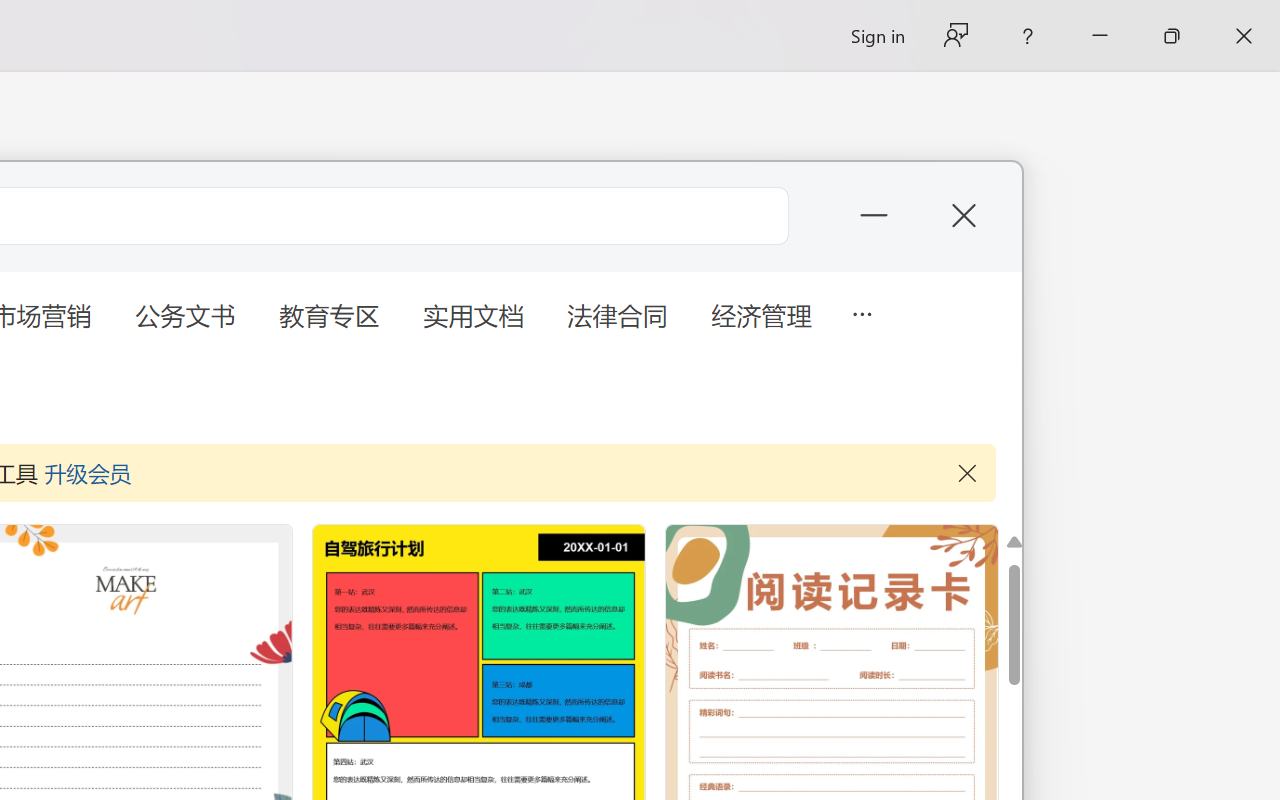  Describe the element at coordinates (861, 311) in the screenshot. I see `'5 more tabs'` at that location.